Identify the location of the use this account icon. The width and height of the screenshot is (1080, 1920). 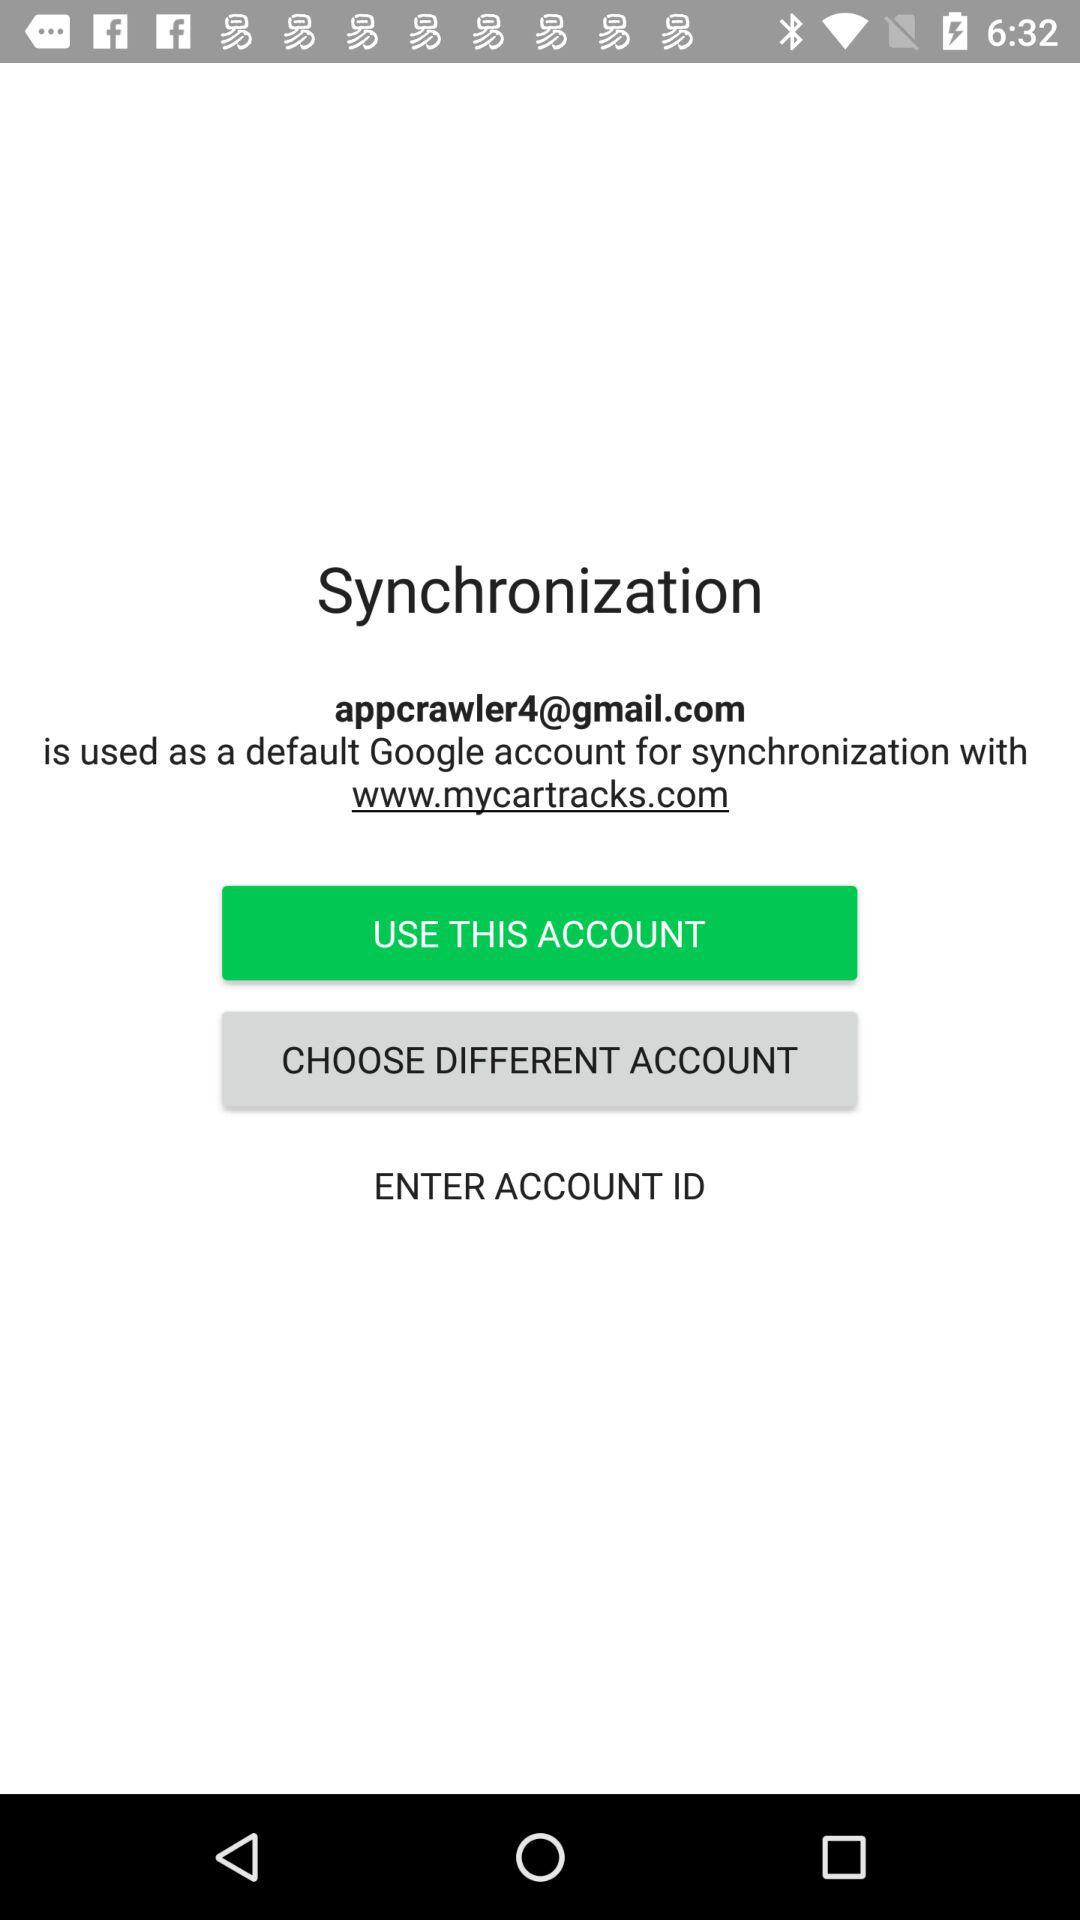
(538, 931).